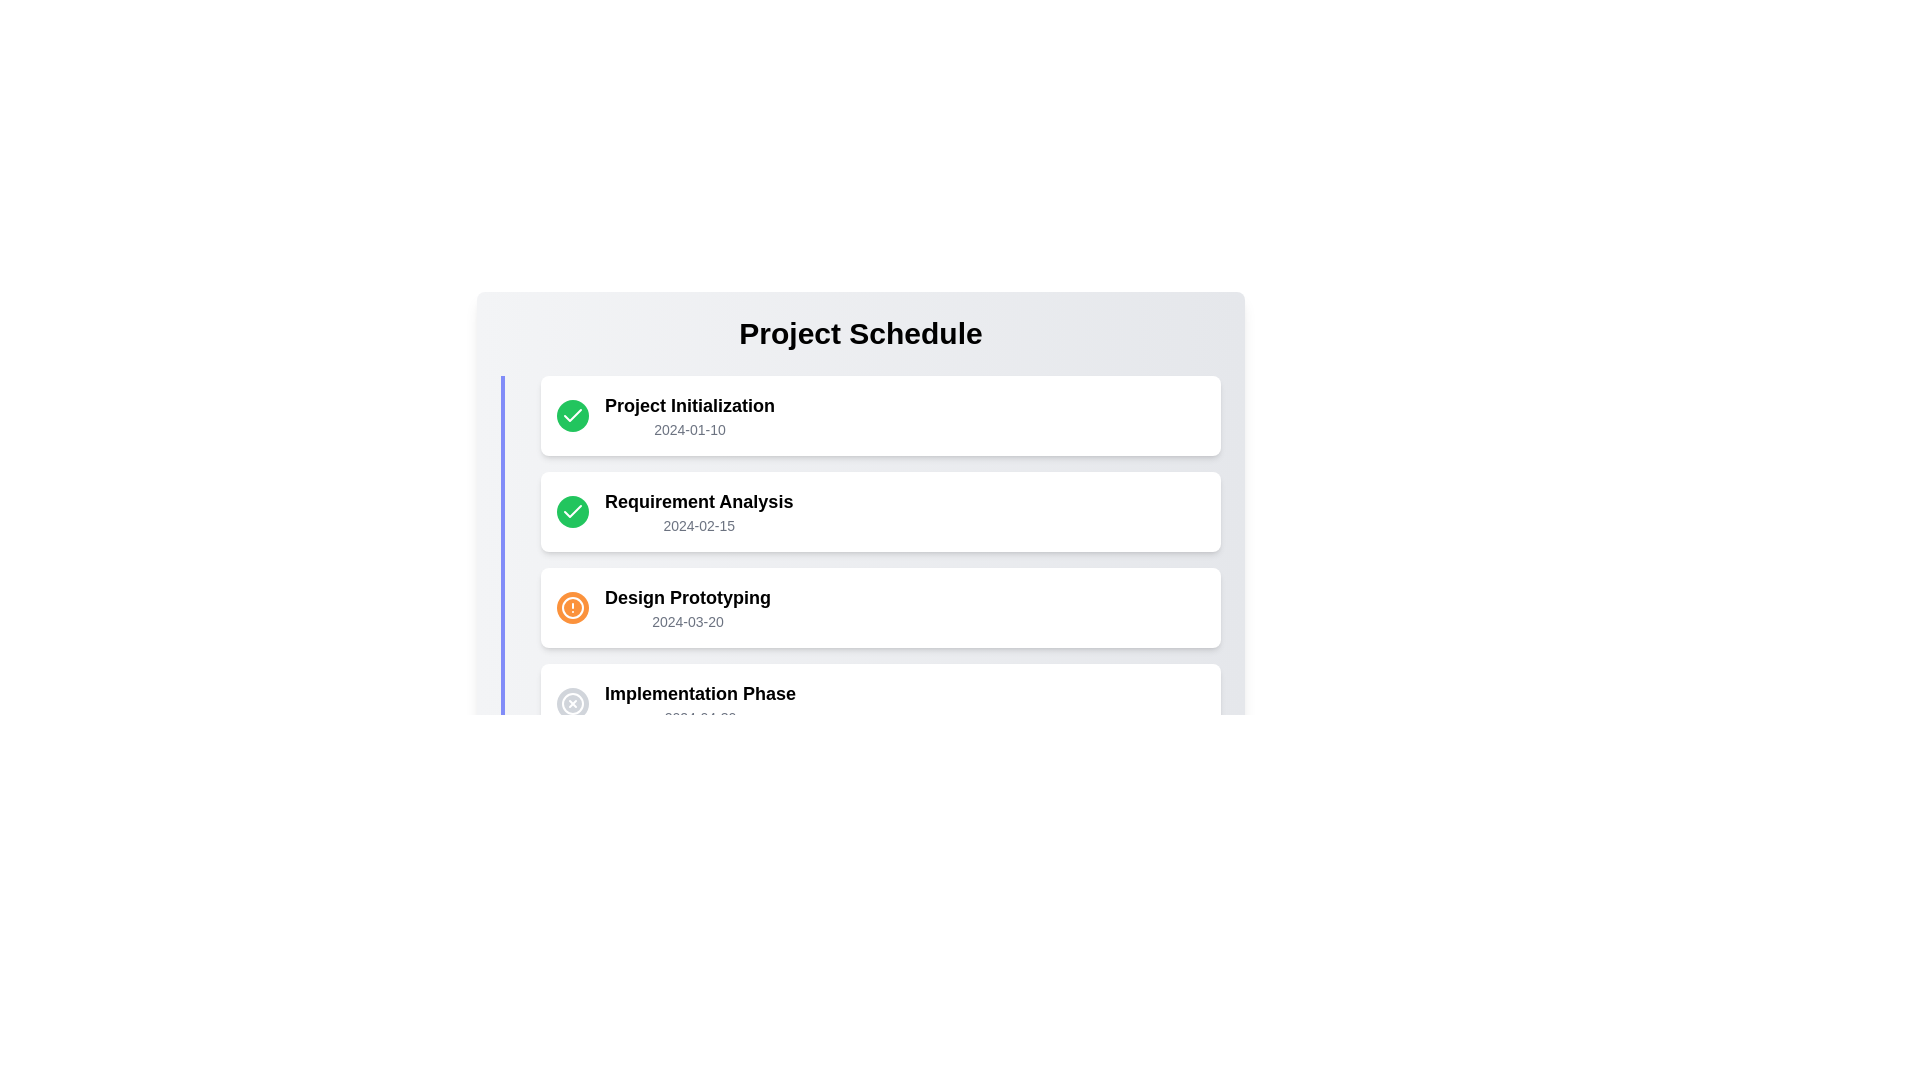 The height and width of the screenshot is (1080, 1920). Describe the element at coordinates (690, 415) in the screenshot. I see `displayed text from the label that shows 'Project Initialization' and the date '2024-01-10', which is part of a list-style interface in a white rectangular card` at that location.